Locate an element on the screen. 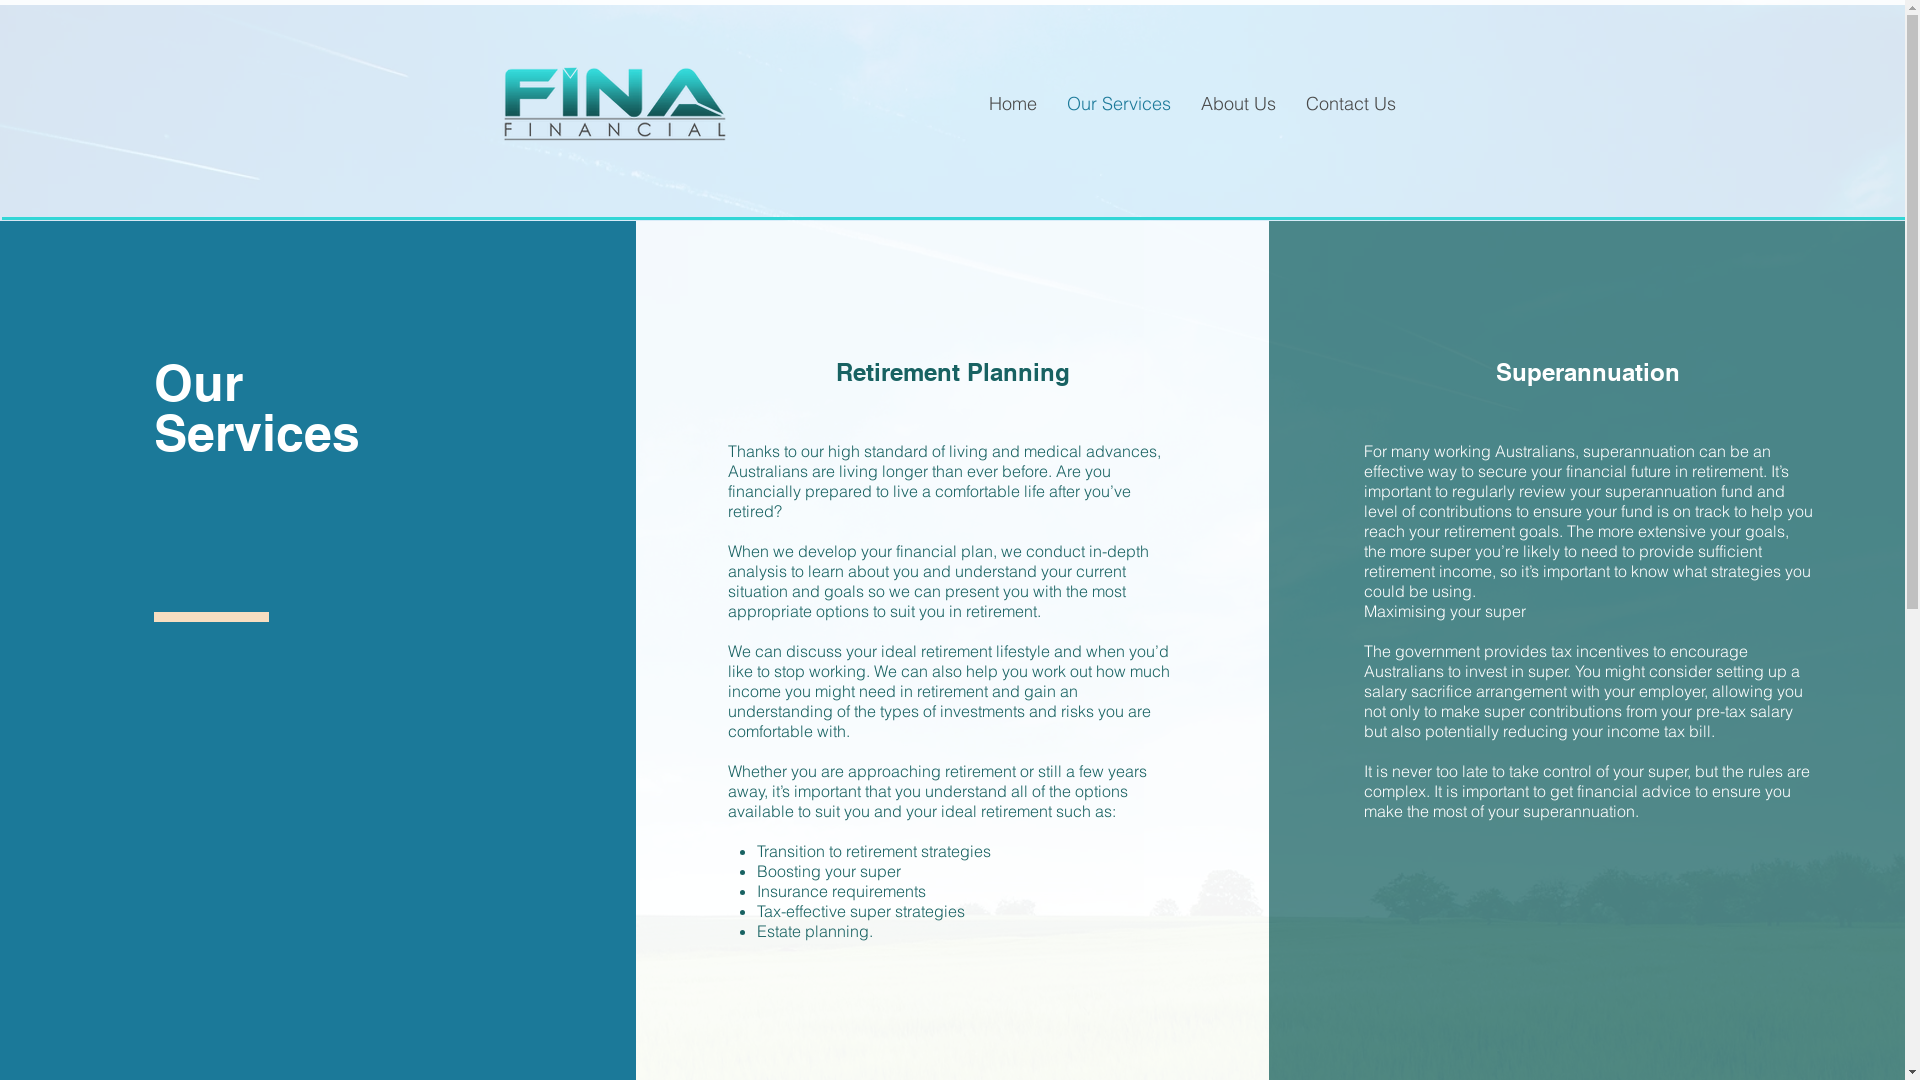  'Our Services' is located at coordinates (1117, 104).